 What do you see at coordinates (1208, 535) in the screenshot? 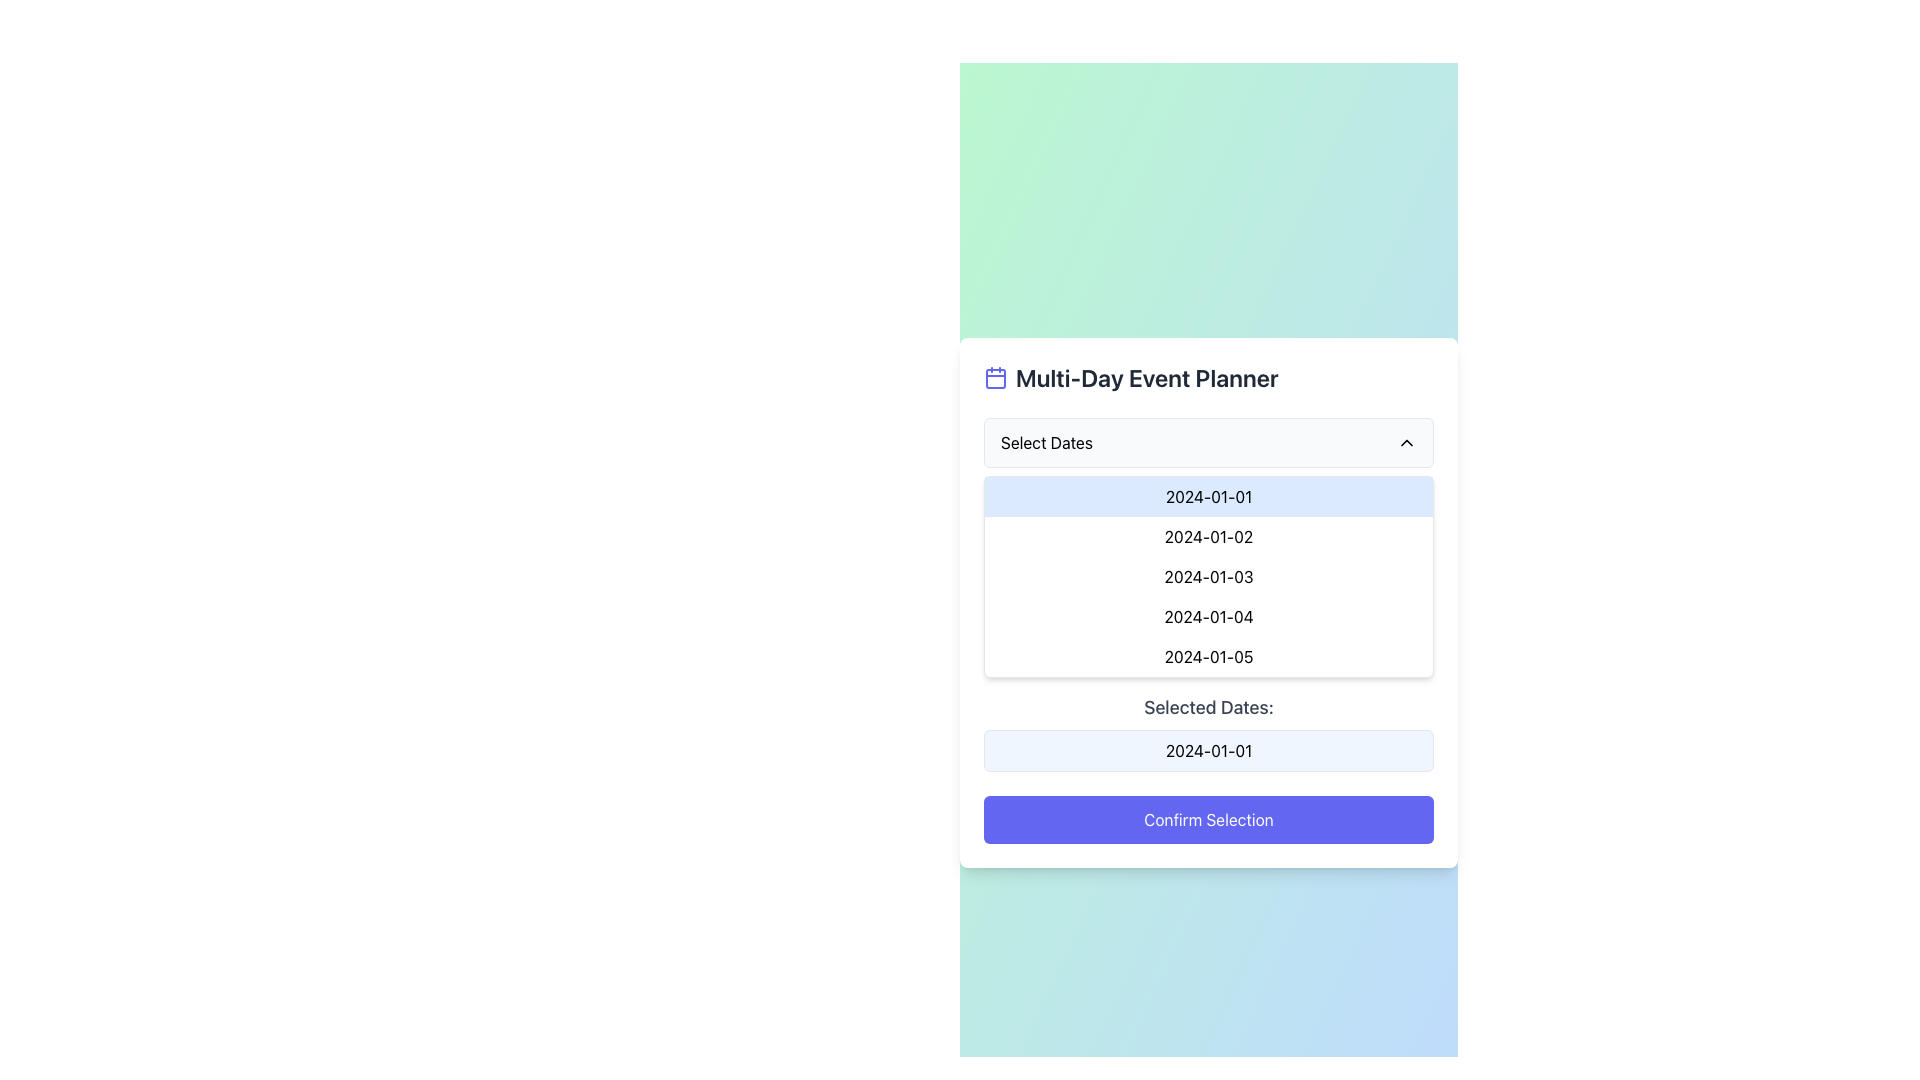
I see `the second date option in the dropdown menu` at bounding box center [1208, 535].